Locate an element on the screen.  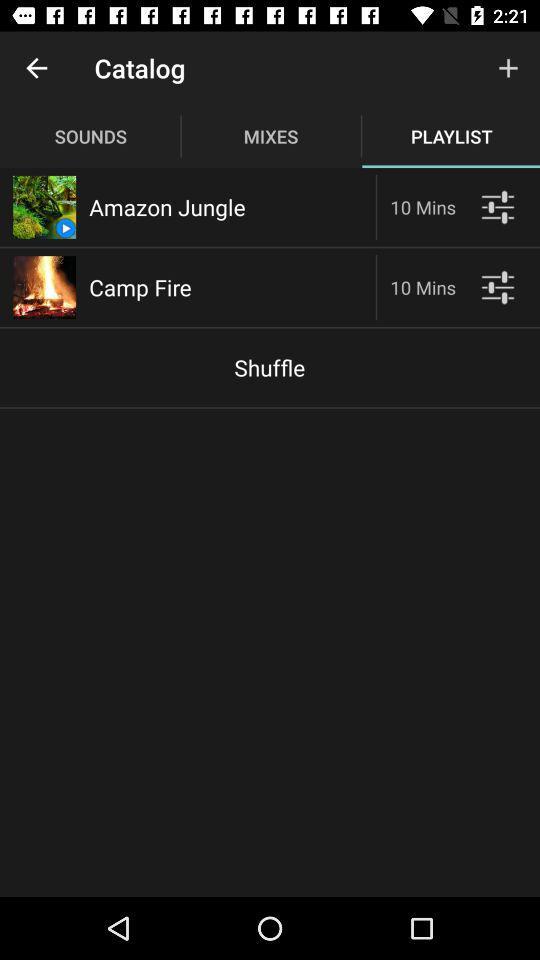
click the playlist is located at coordinates (496, 207).